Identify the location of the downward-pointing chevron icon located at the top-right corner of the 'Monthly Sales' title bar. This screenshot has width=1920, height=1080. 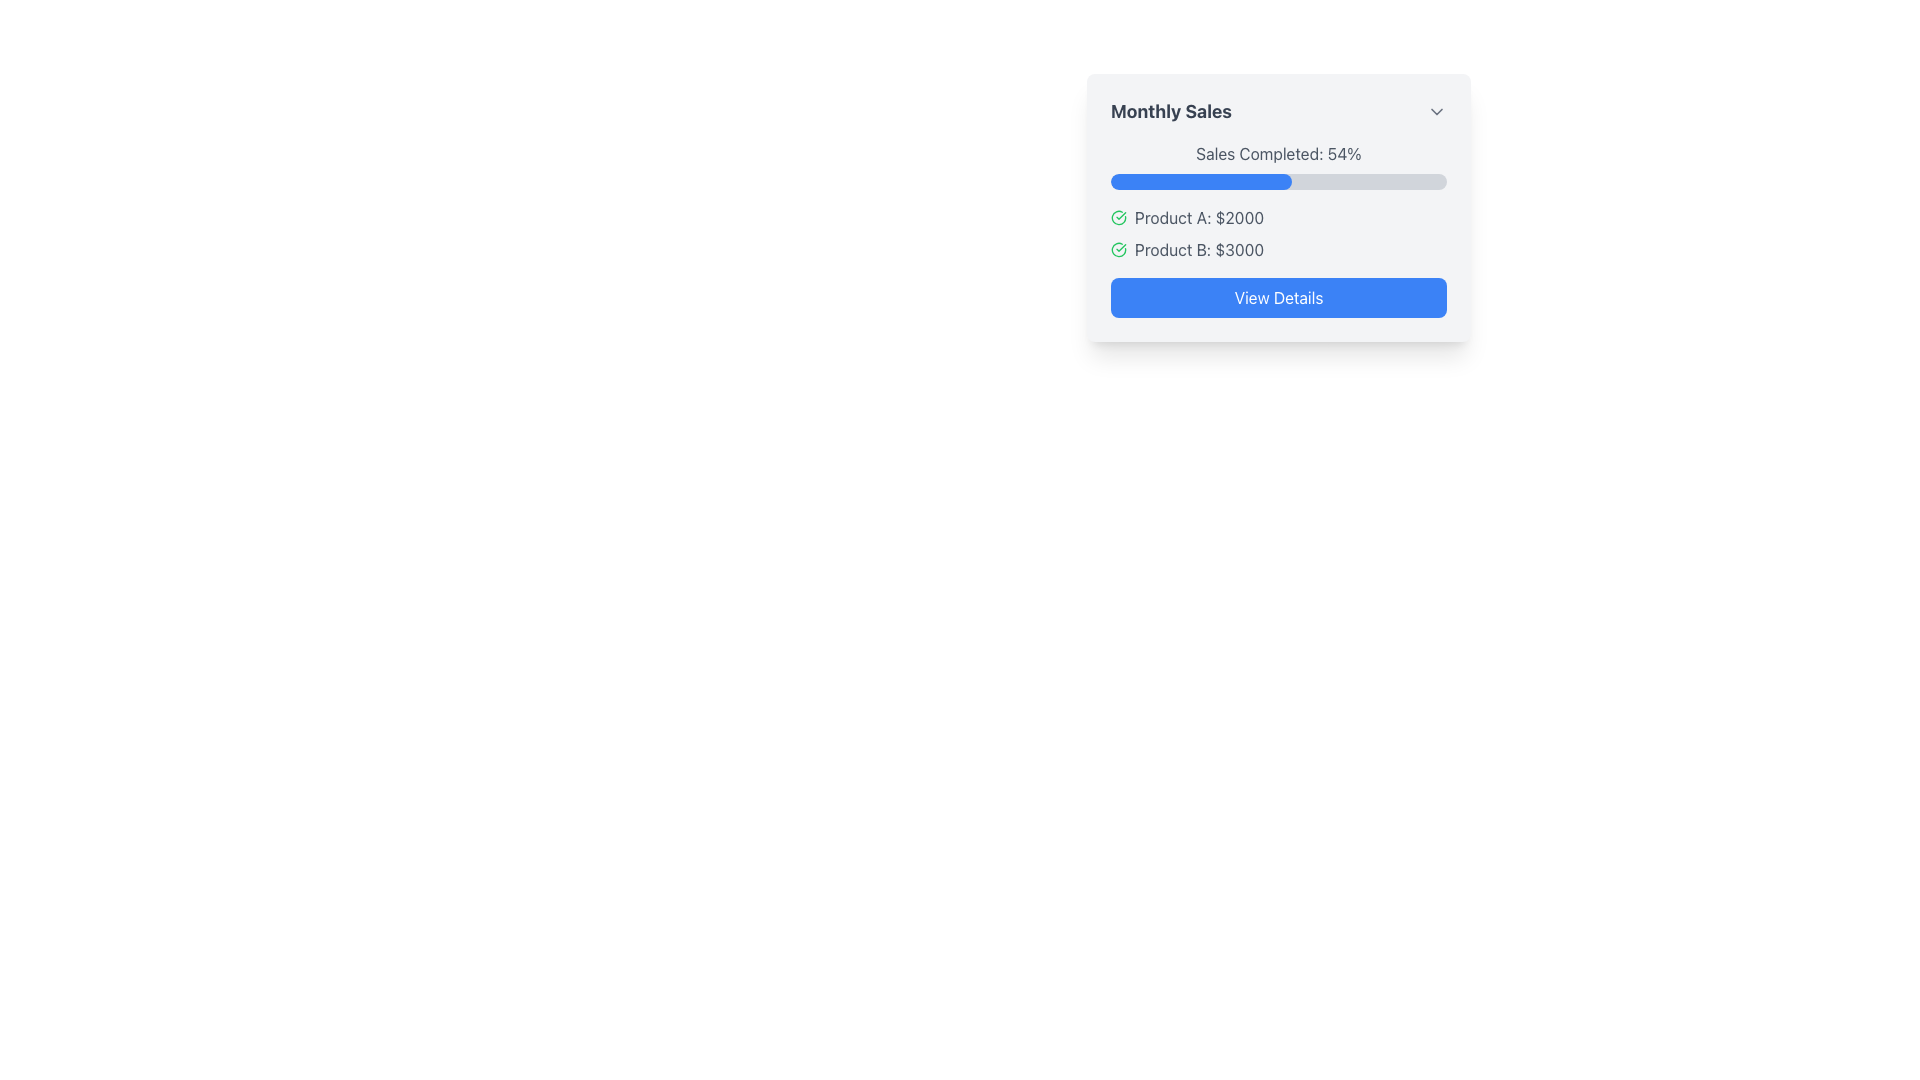
(1435, 111).